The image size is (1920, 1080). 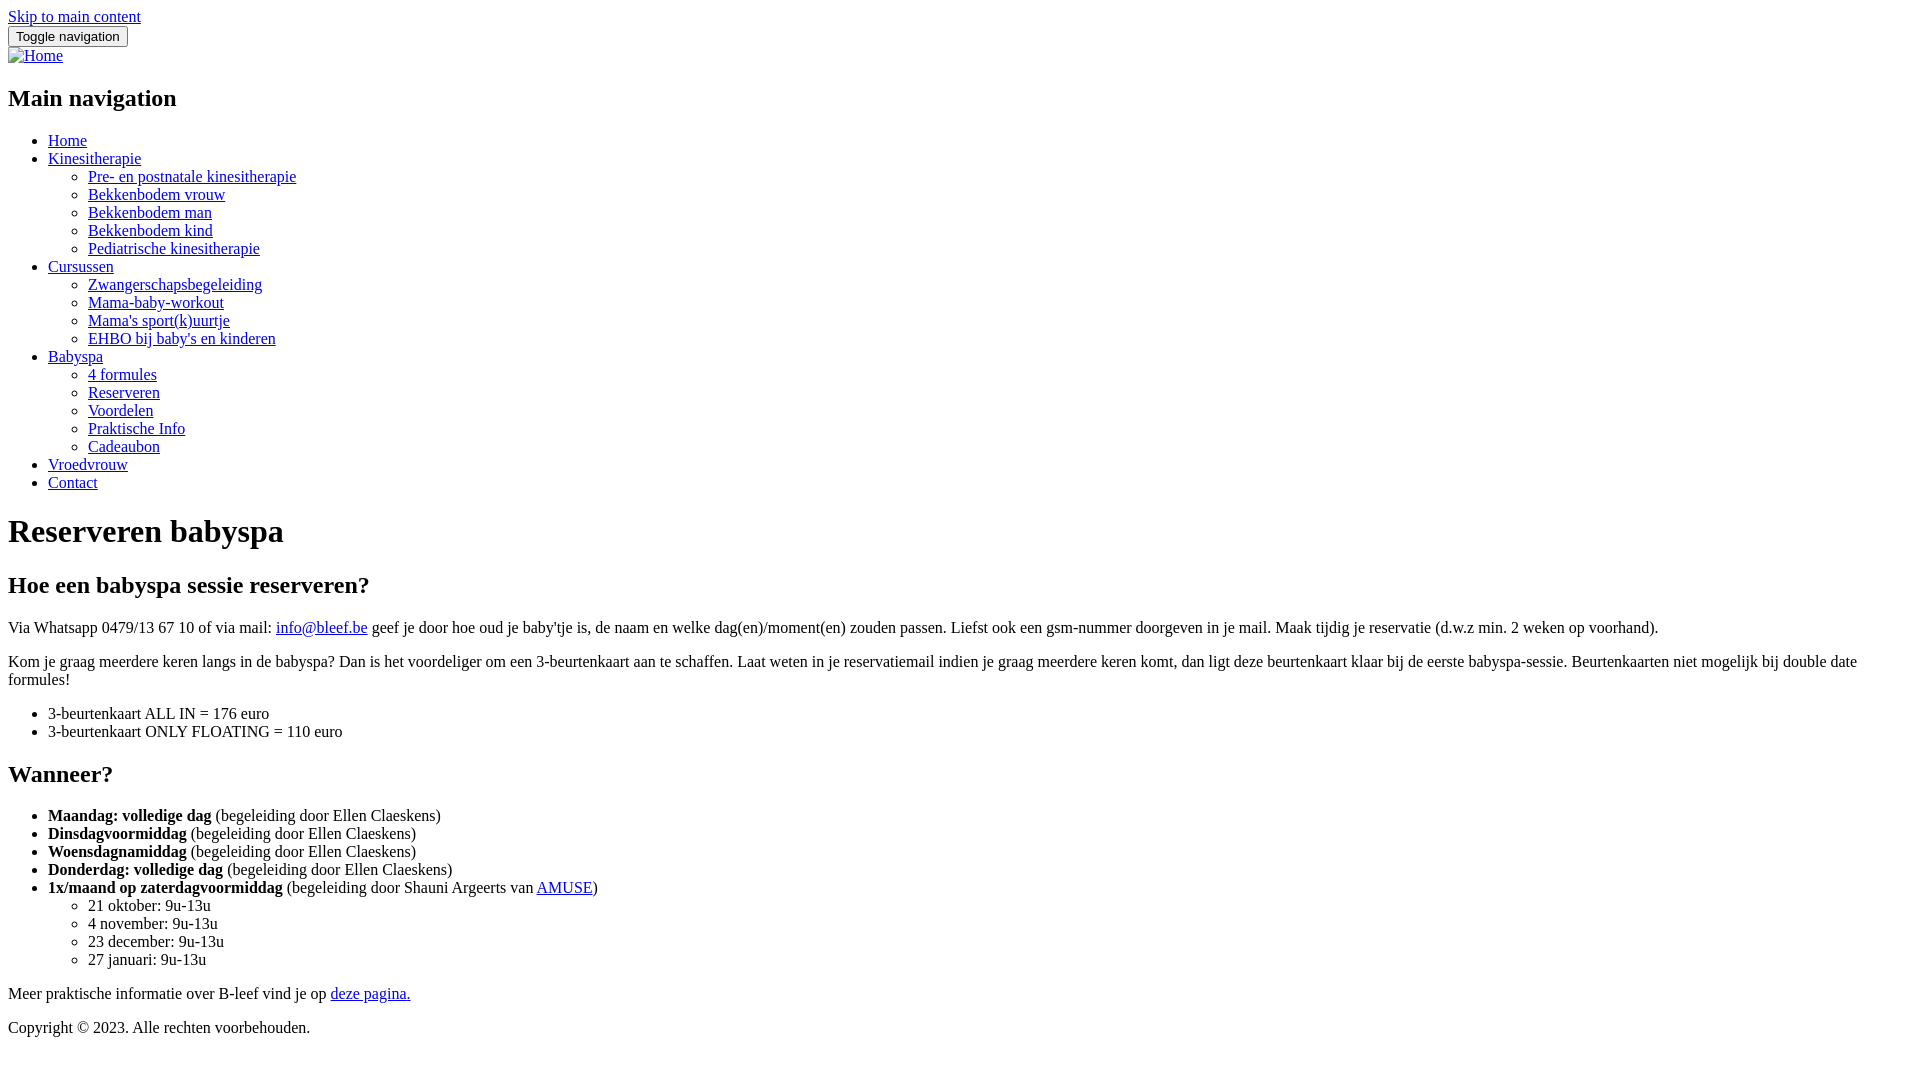 What do you see at coordinates (564, 886) in the screenshot?
I see `'AMUSE'` at bounding box center [564, 886].